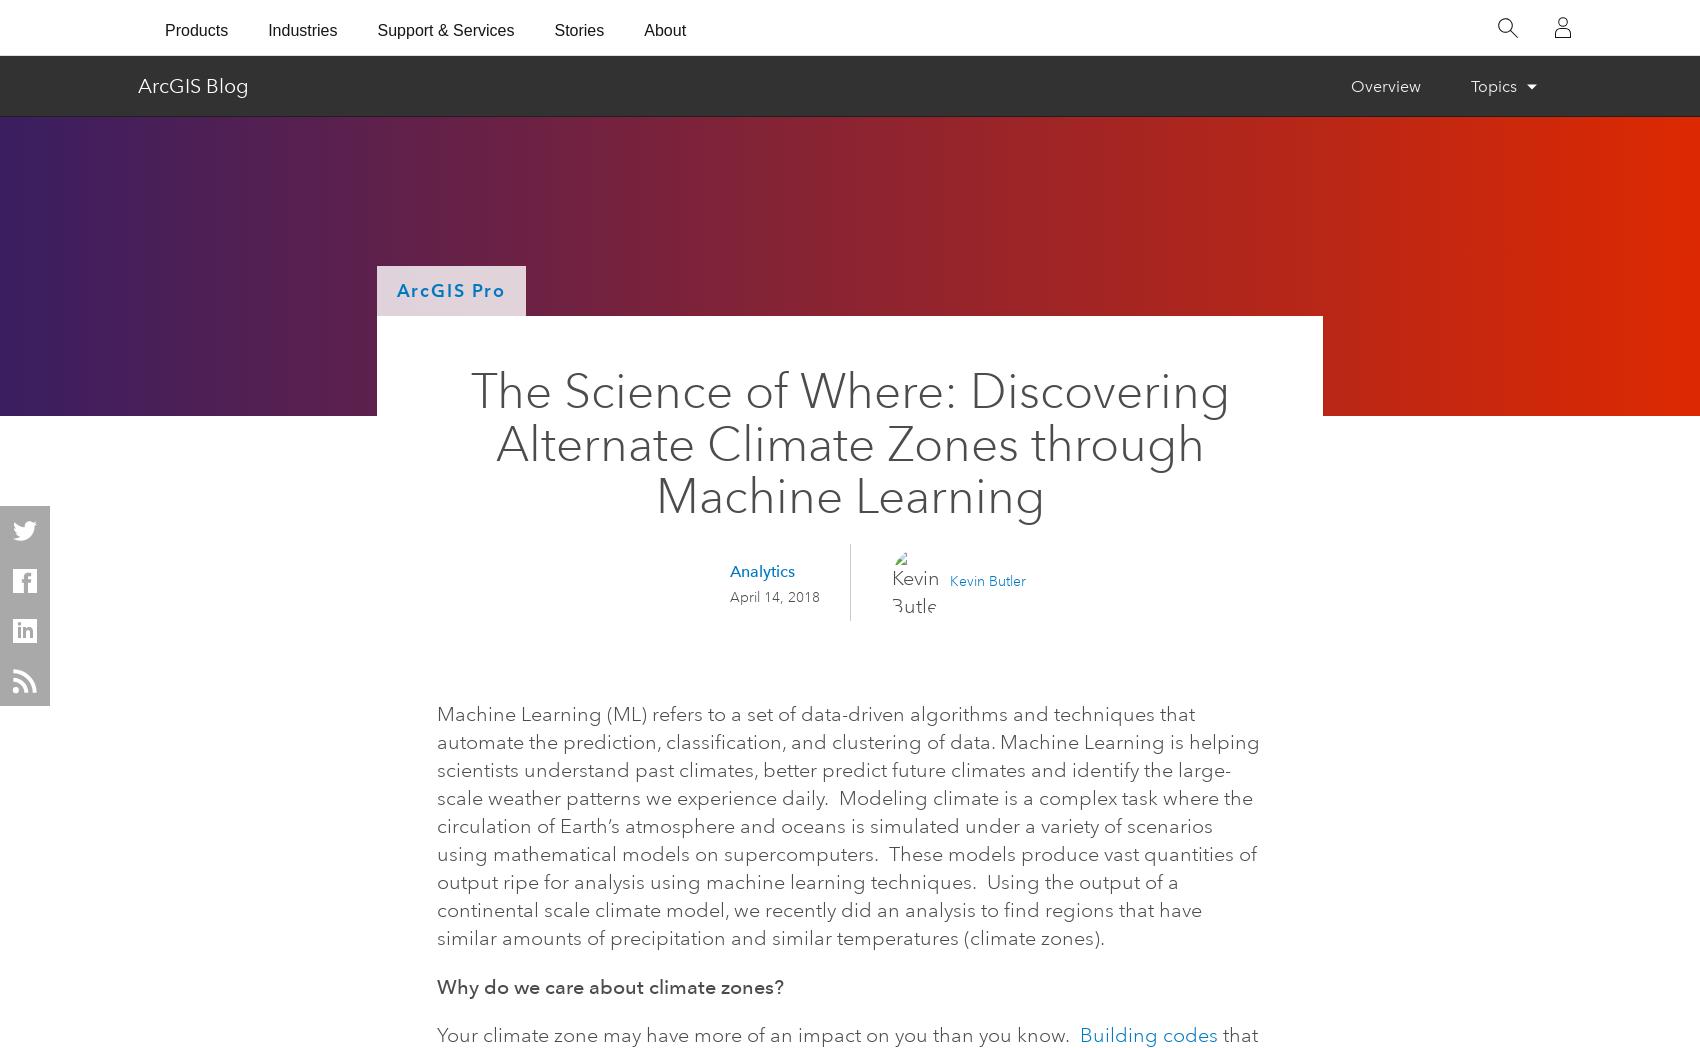  Describe the element at coordinates (195, 28) in the screenshot. I see `'Products'` at that location.